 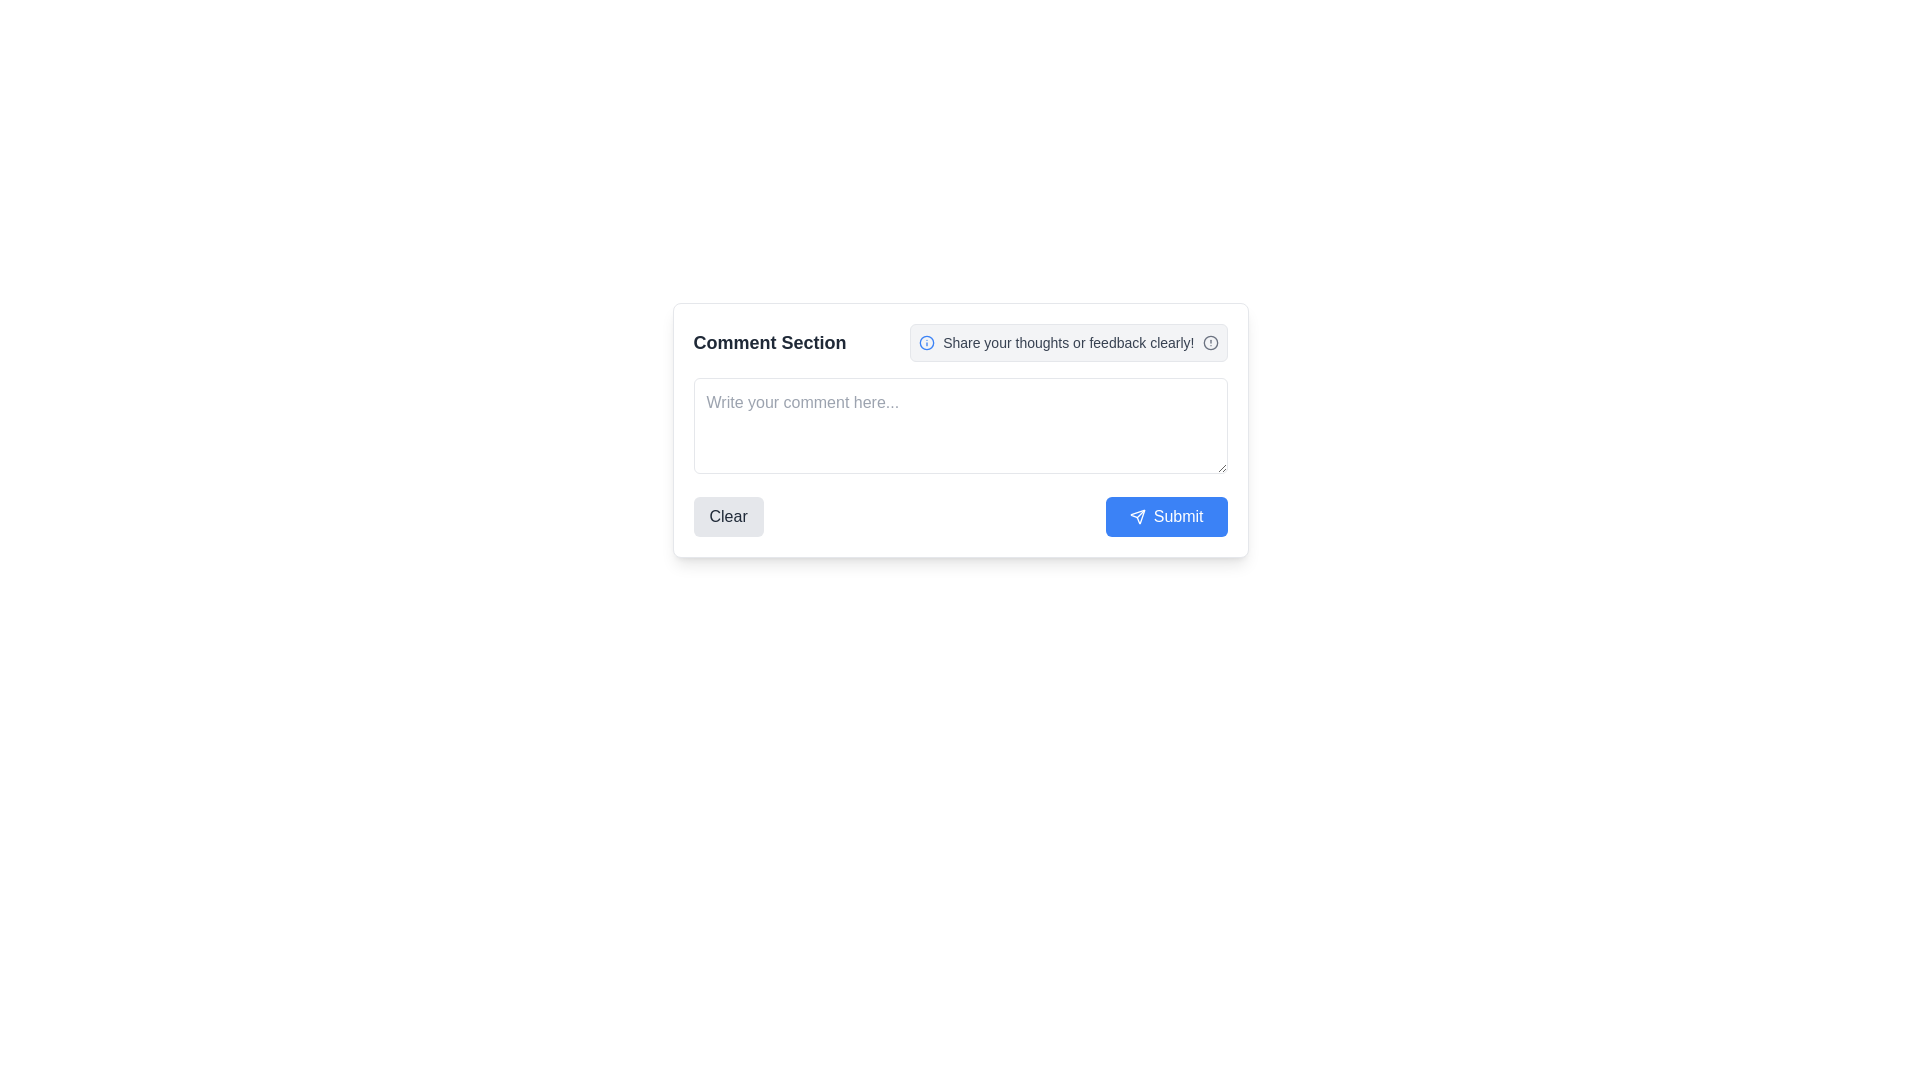 I want to click on the light blue information icon, which is situated to the left of the text label 'Share your thoughts or feedback clearly!' in the comment submission interface, so click(x=926, y=342).